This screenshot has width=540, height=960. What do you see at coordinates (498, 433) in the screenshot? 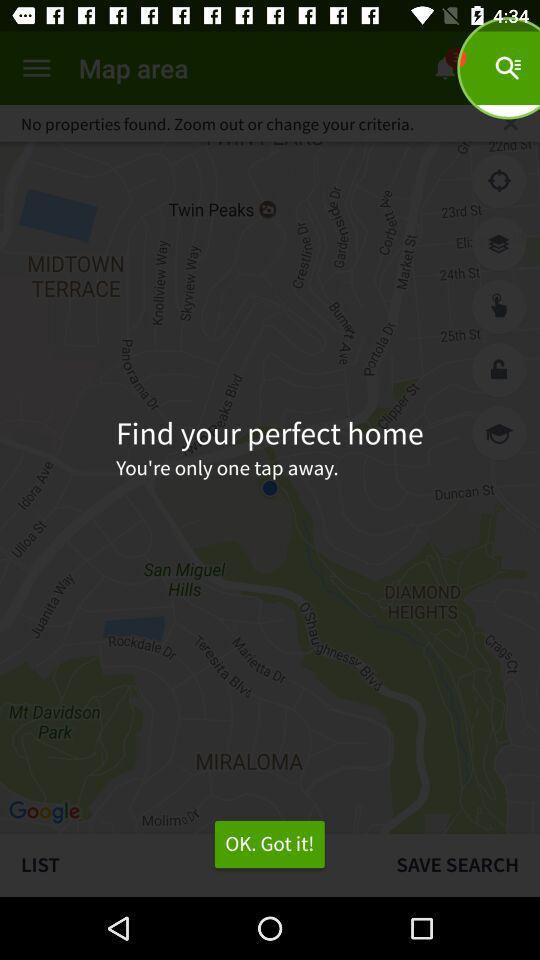
I see `the item above save search item` at bounding box center [498, 433].